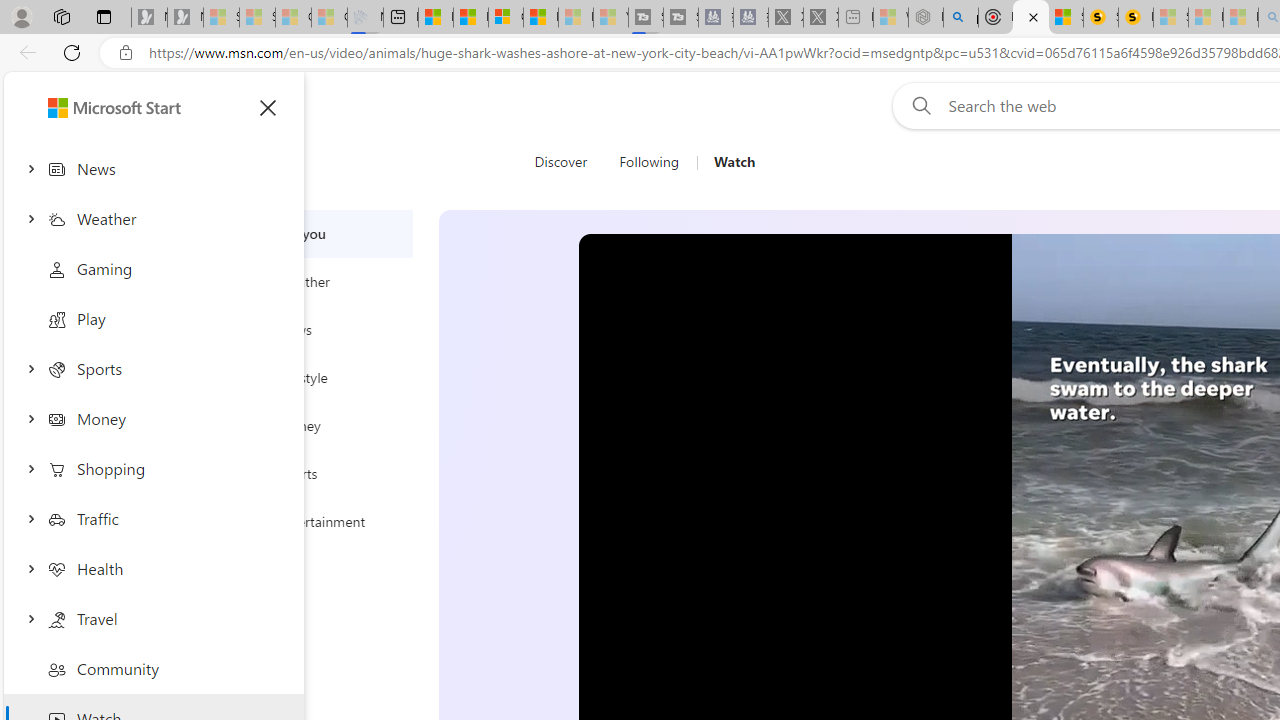 Image resolution: width=1280 pixels, height=720 pixels. Describe the element at coordinates (267, 108) in the screenshot. I see `'Class: button-glyph'` at that location.